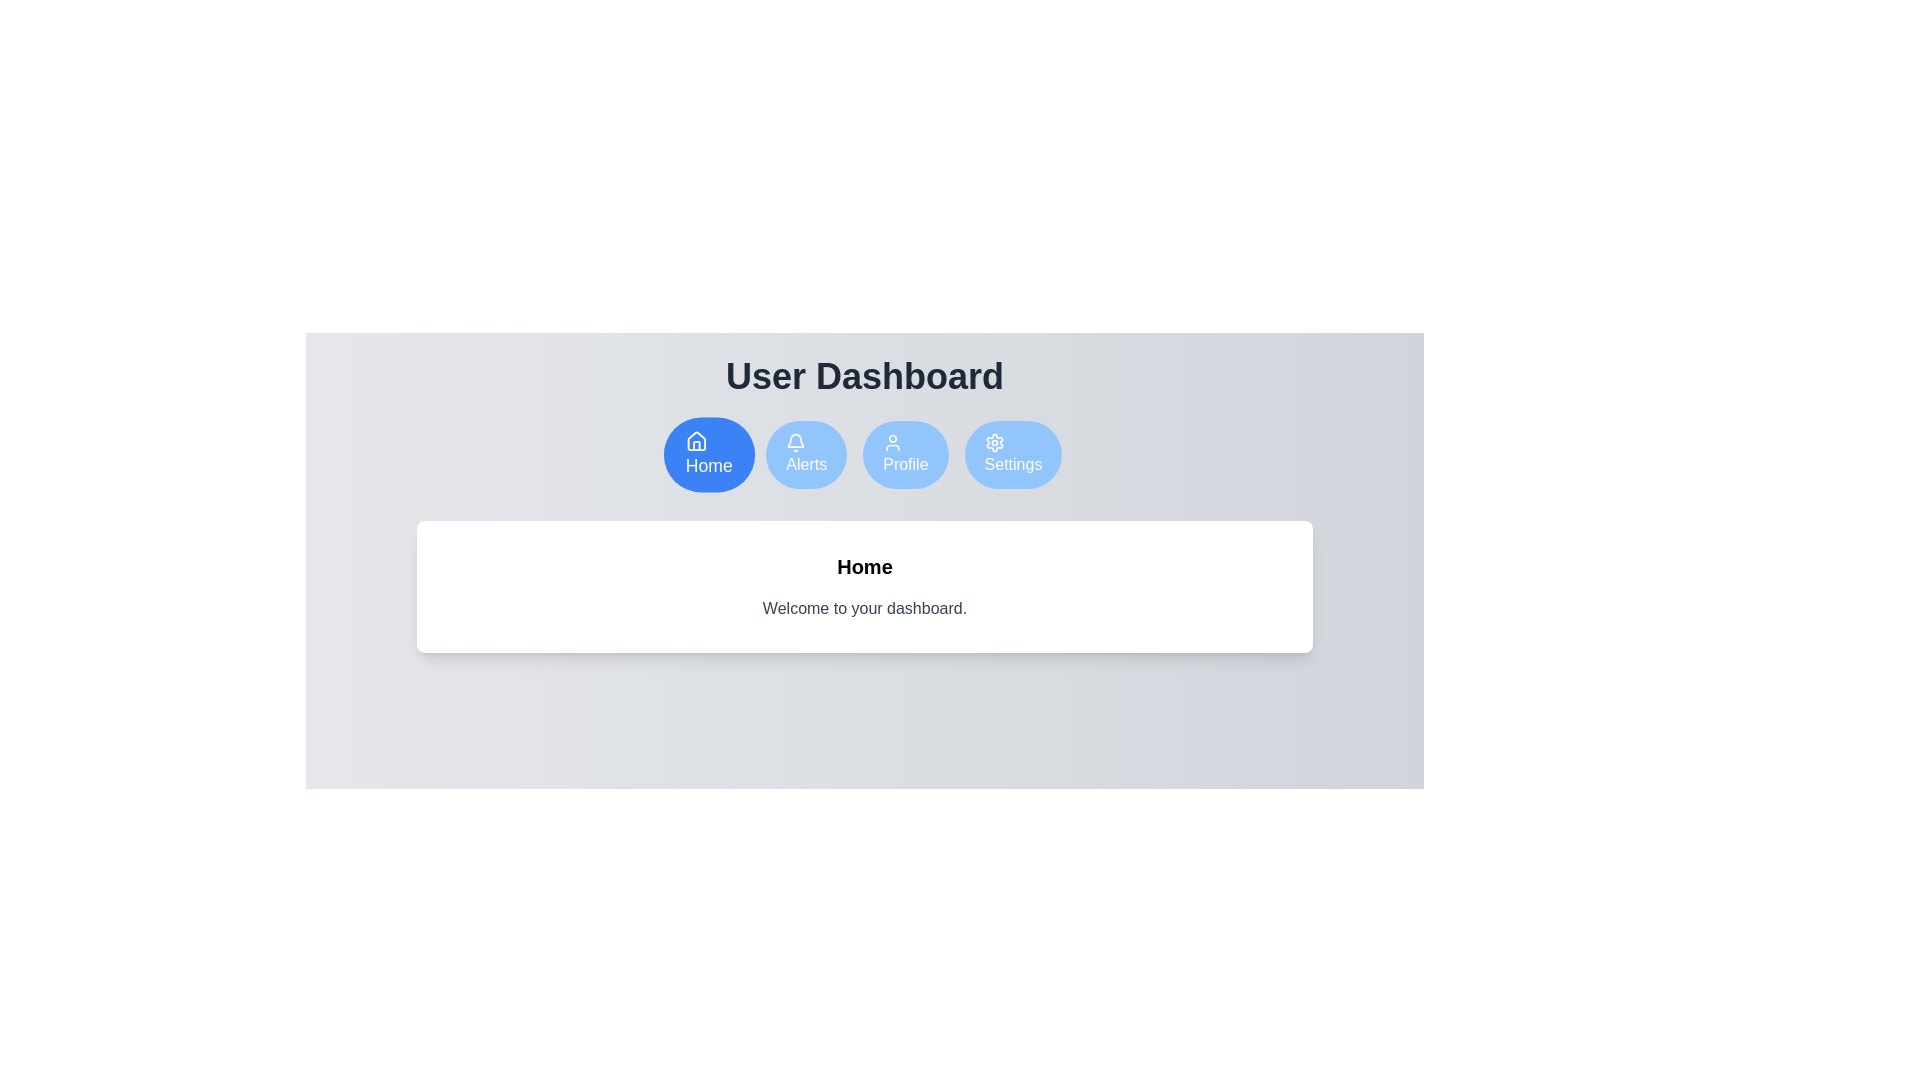  Describe the element at coordinates (1013, 455) in the screenshot. I see `the Settings tab by clicking on the respective button` at that location.